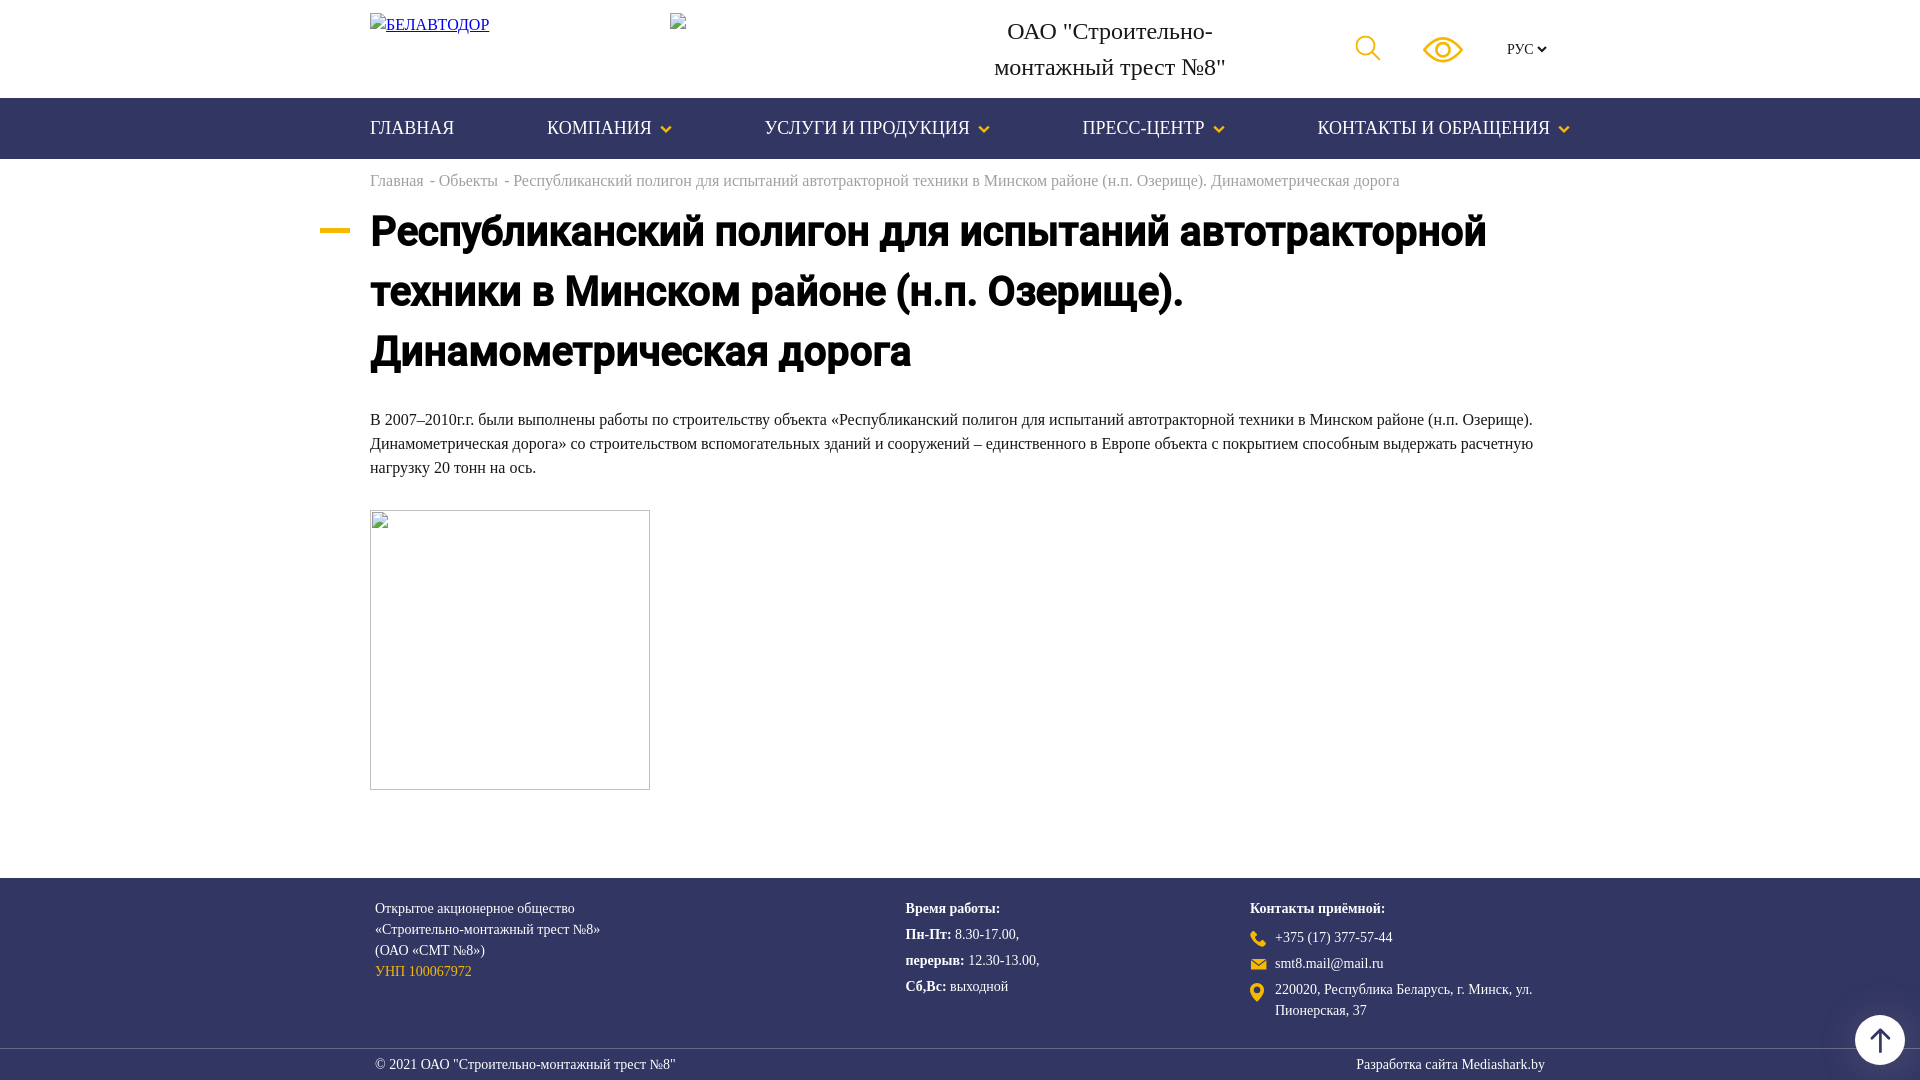 The height and width of the screenshot is (1080, 1920). What do you see at coordinates (1334, 937) in the screenshot?
I see `'+375 (17) 377-57-44'` at bounding box center [1334, 937].